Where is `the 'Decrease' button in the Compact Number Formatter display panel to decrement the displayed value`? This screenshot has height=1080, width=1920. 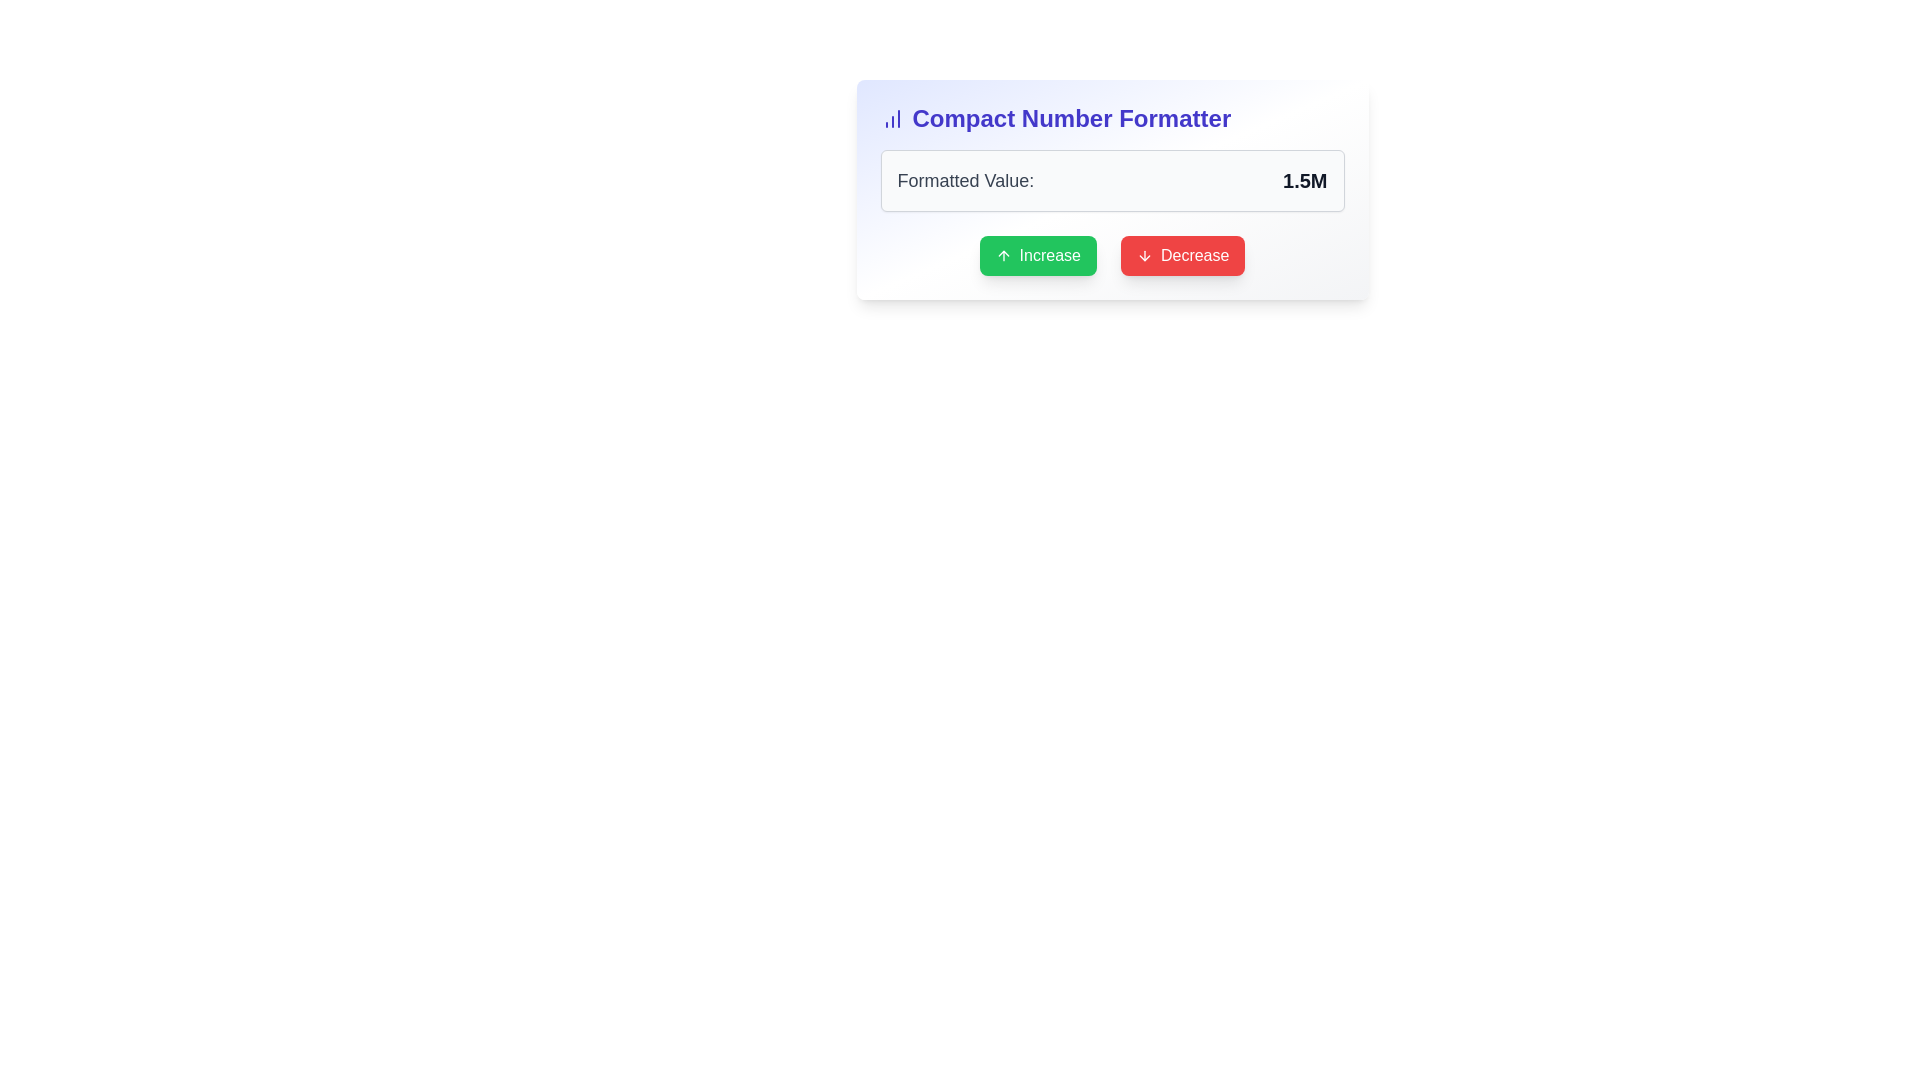
the 'Decrease' button in the Compact Number Formatter display panel to decrement the displayed value is located at coordinates (1111, 189).